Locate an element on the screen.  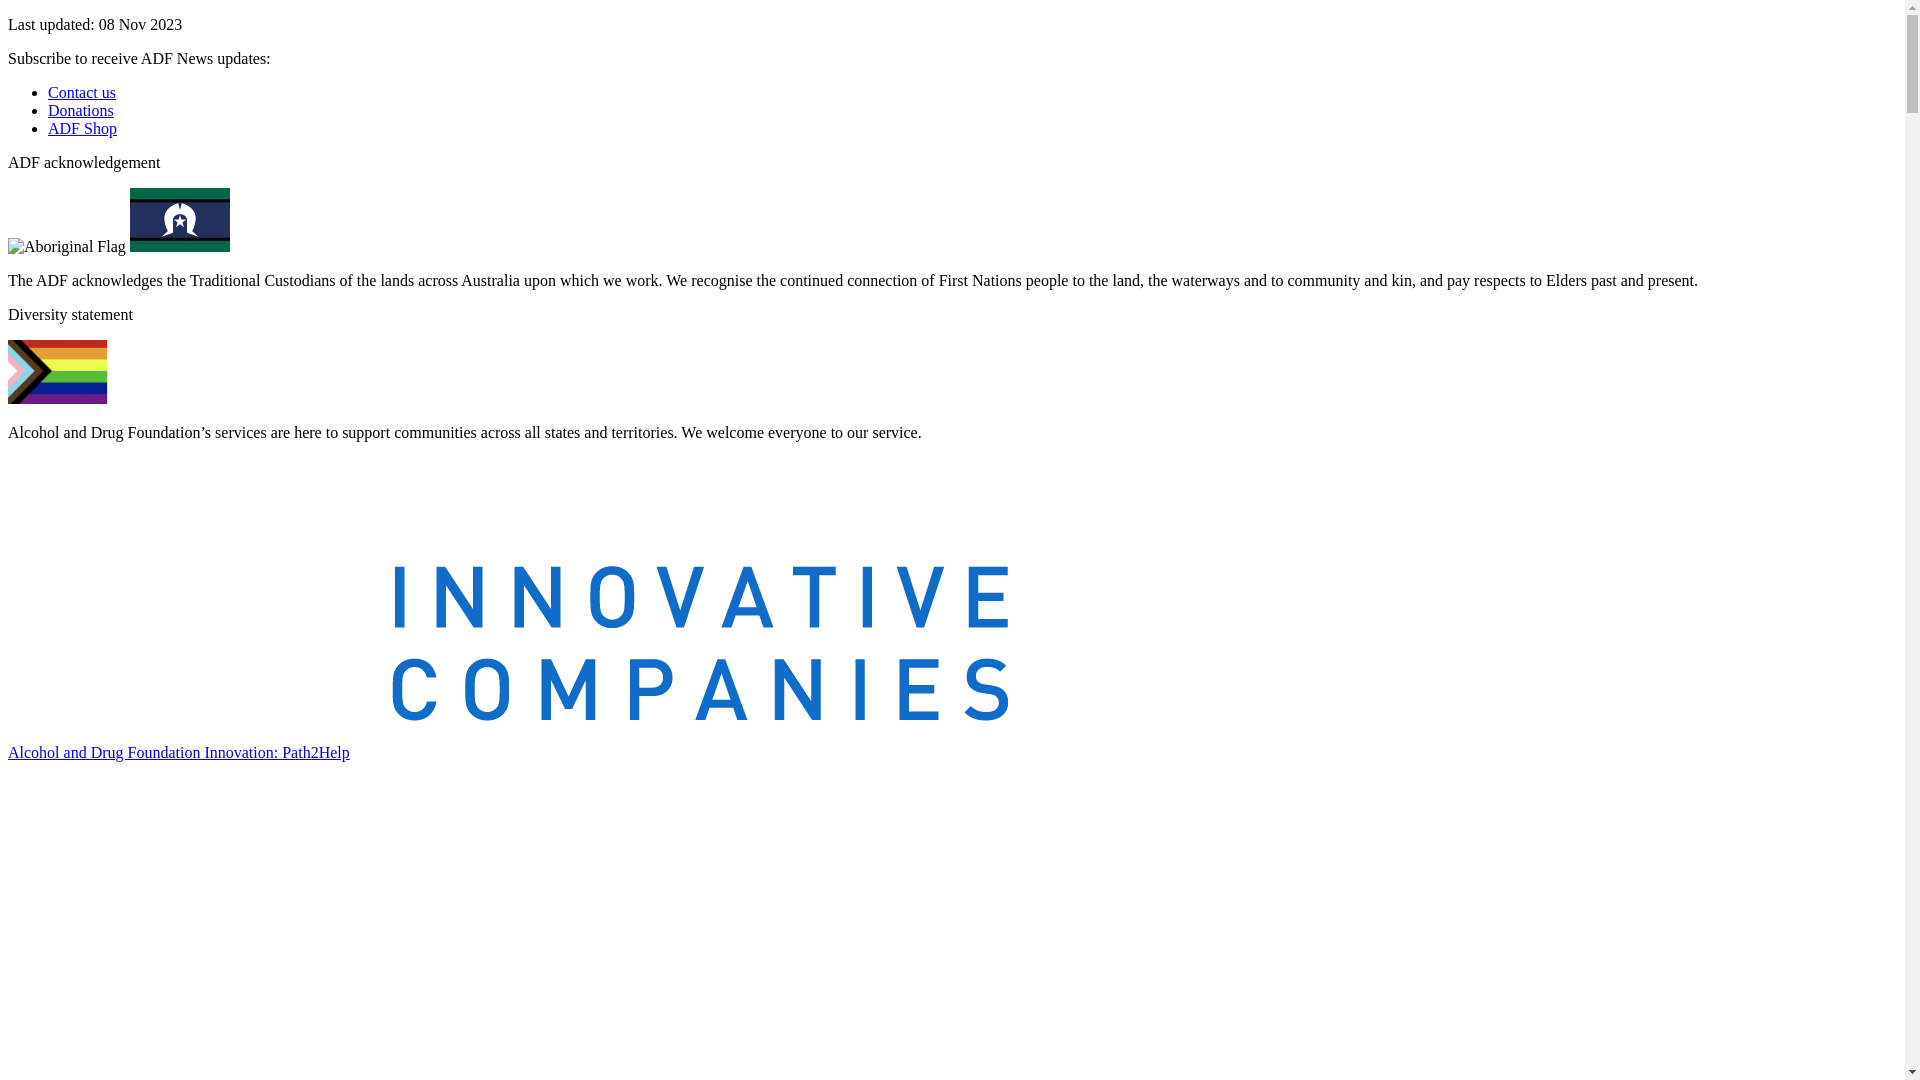
'Contact us' is located at coordinates (80, 92).